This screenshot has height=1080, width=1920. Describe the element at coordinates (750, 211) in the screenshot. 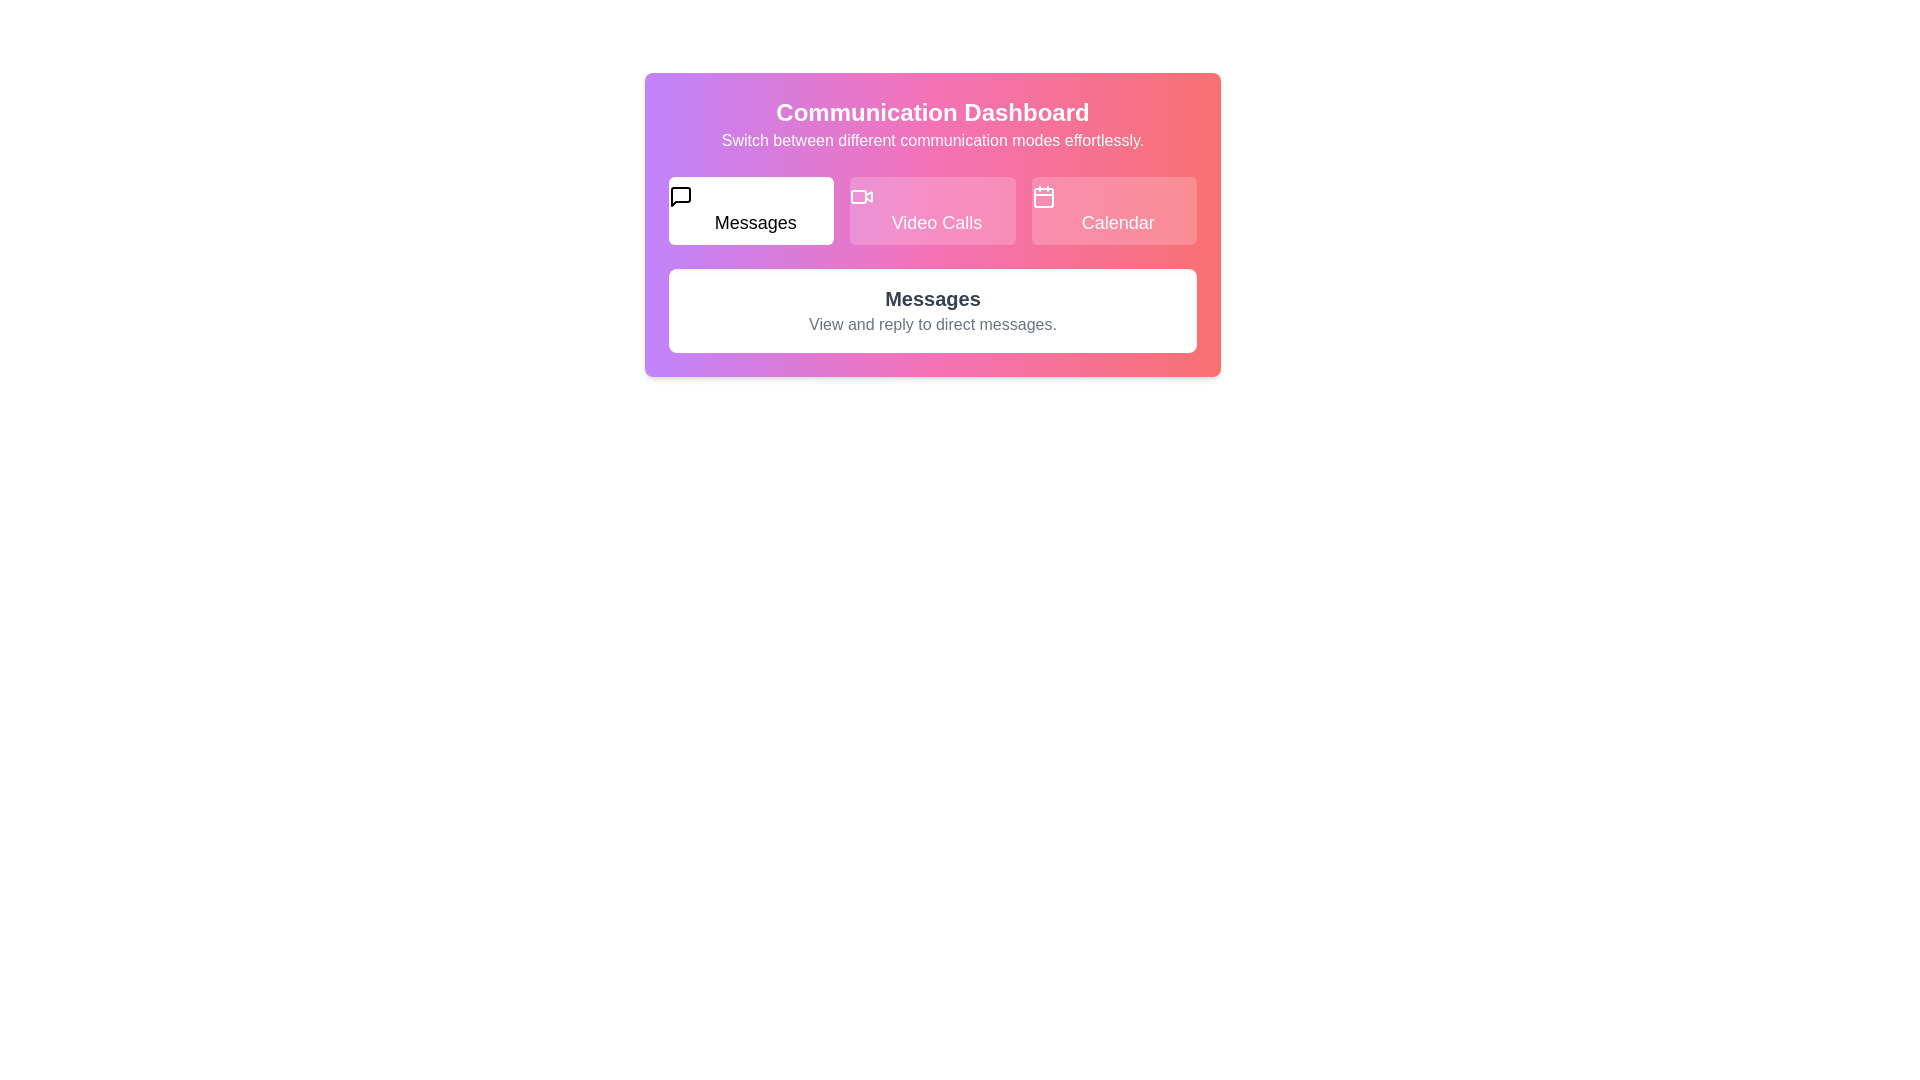

I see `the Messages tab to explore its content` at that location.